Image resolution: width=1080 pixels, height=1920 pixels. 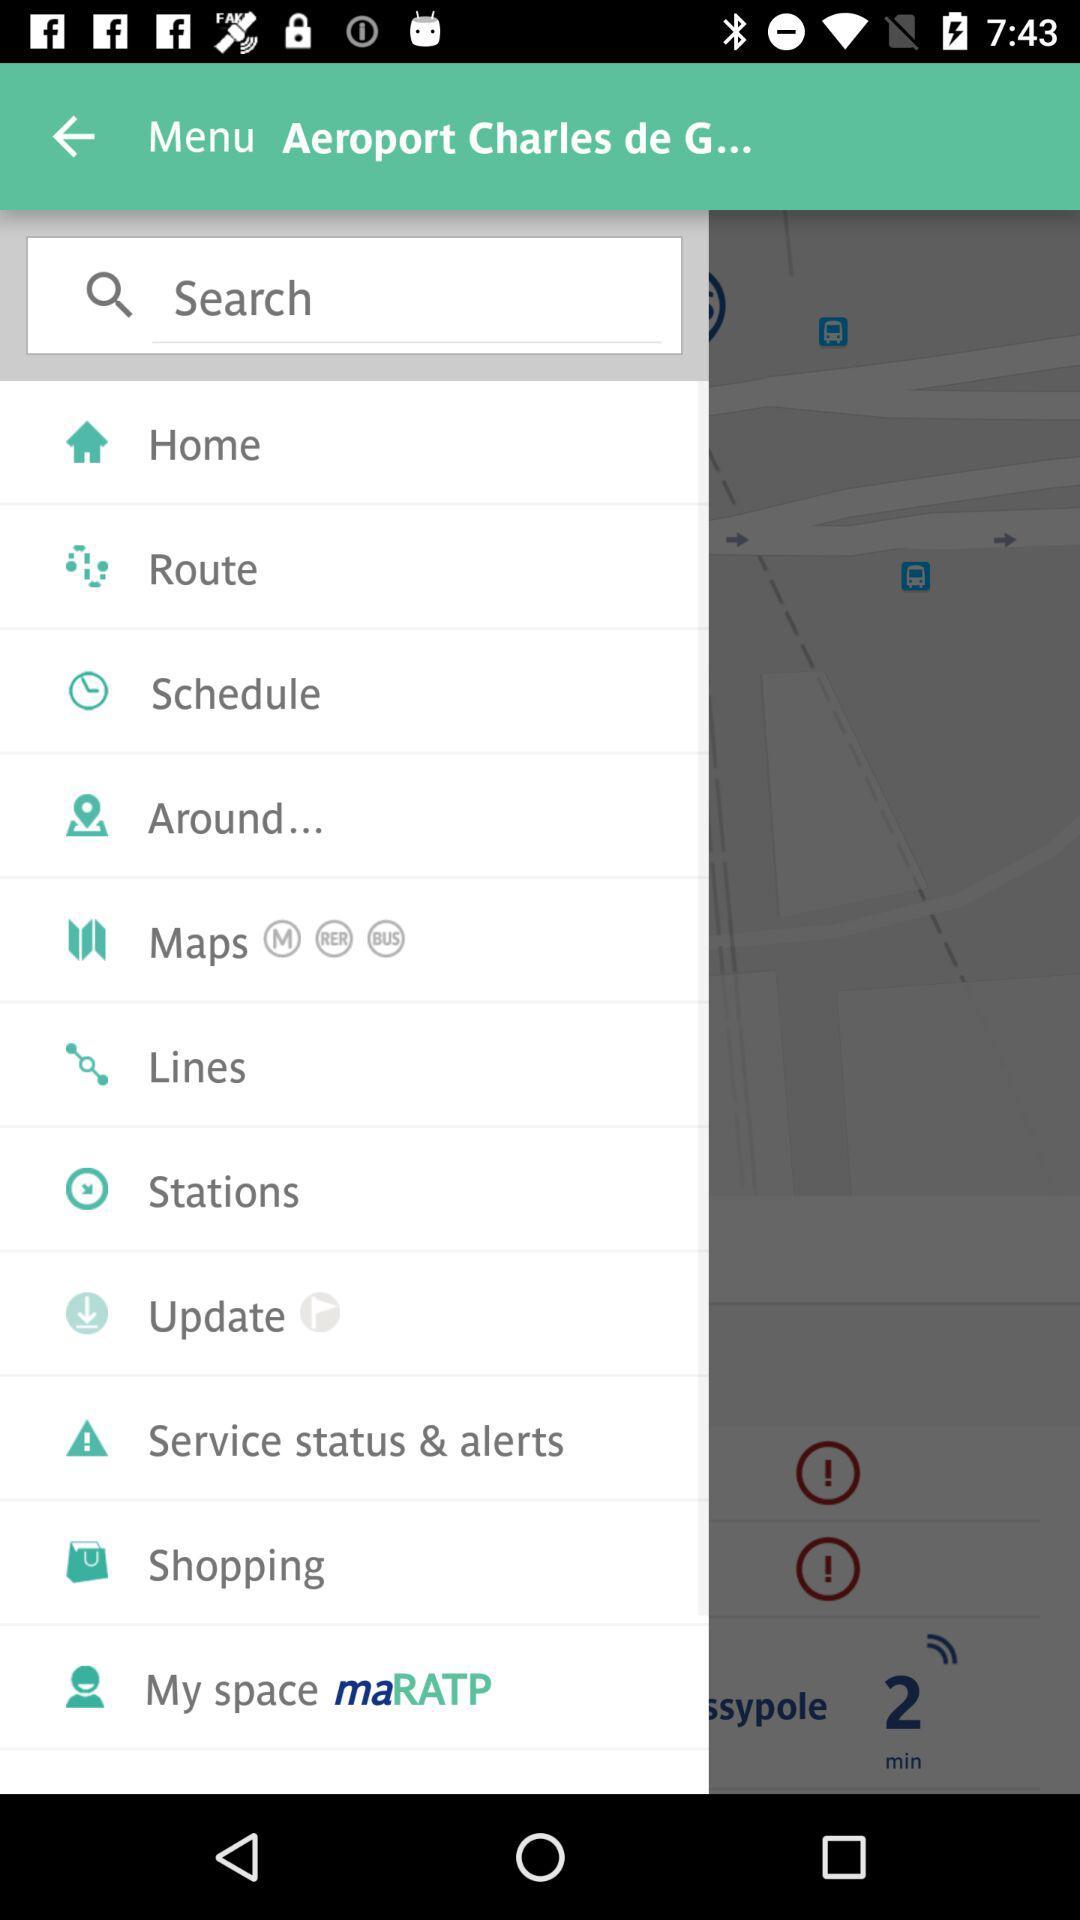 I want to click on the icon which is left hand side of the text shopping, so click(x=86, y=1560).